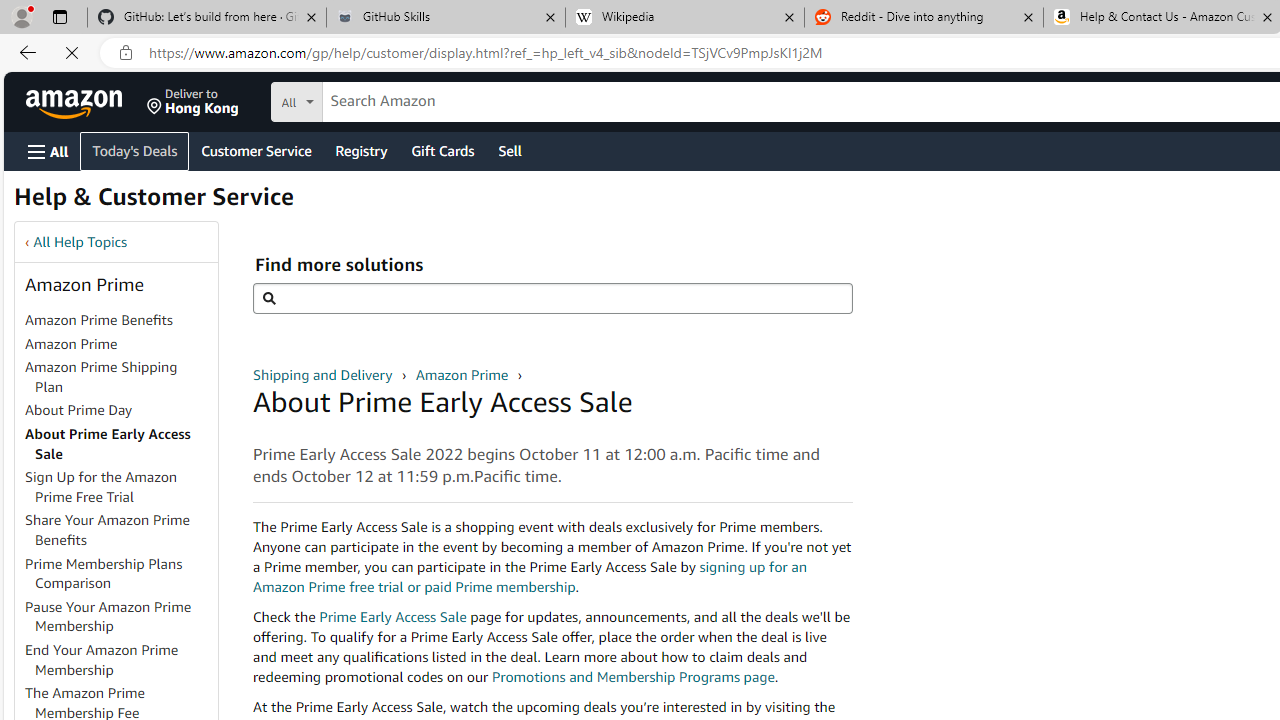  I want to click on 'Reddit - Dive into anything', so click(923, 17).